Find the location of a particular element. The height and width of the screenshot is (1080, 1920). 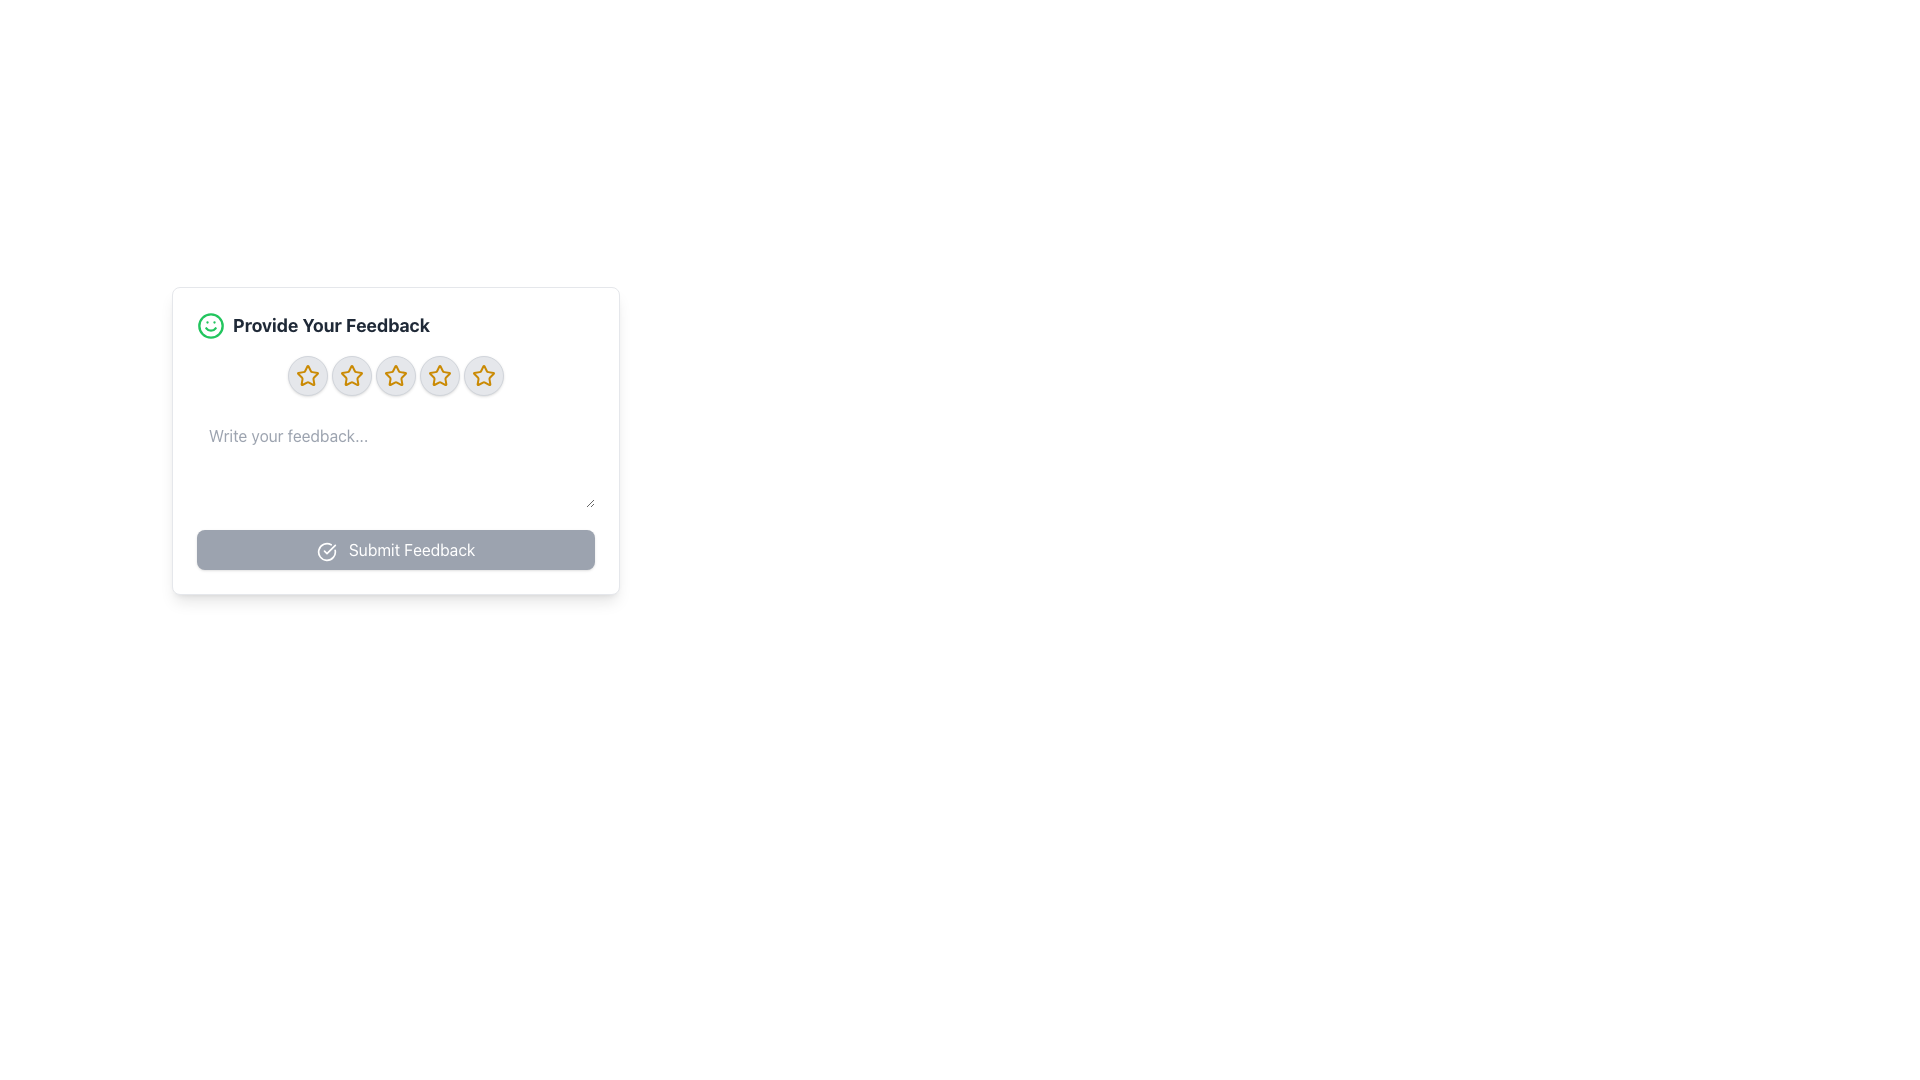

on the third golden rating star icon in the feedback section is located at coordinates (351, 375).